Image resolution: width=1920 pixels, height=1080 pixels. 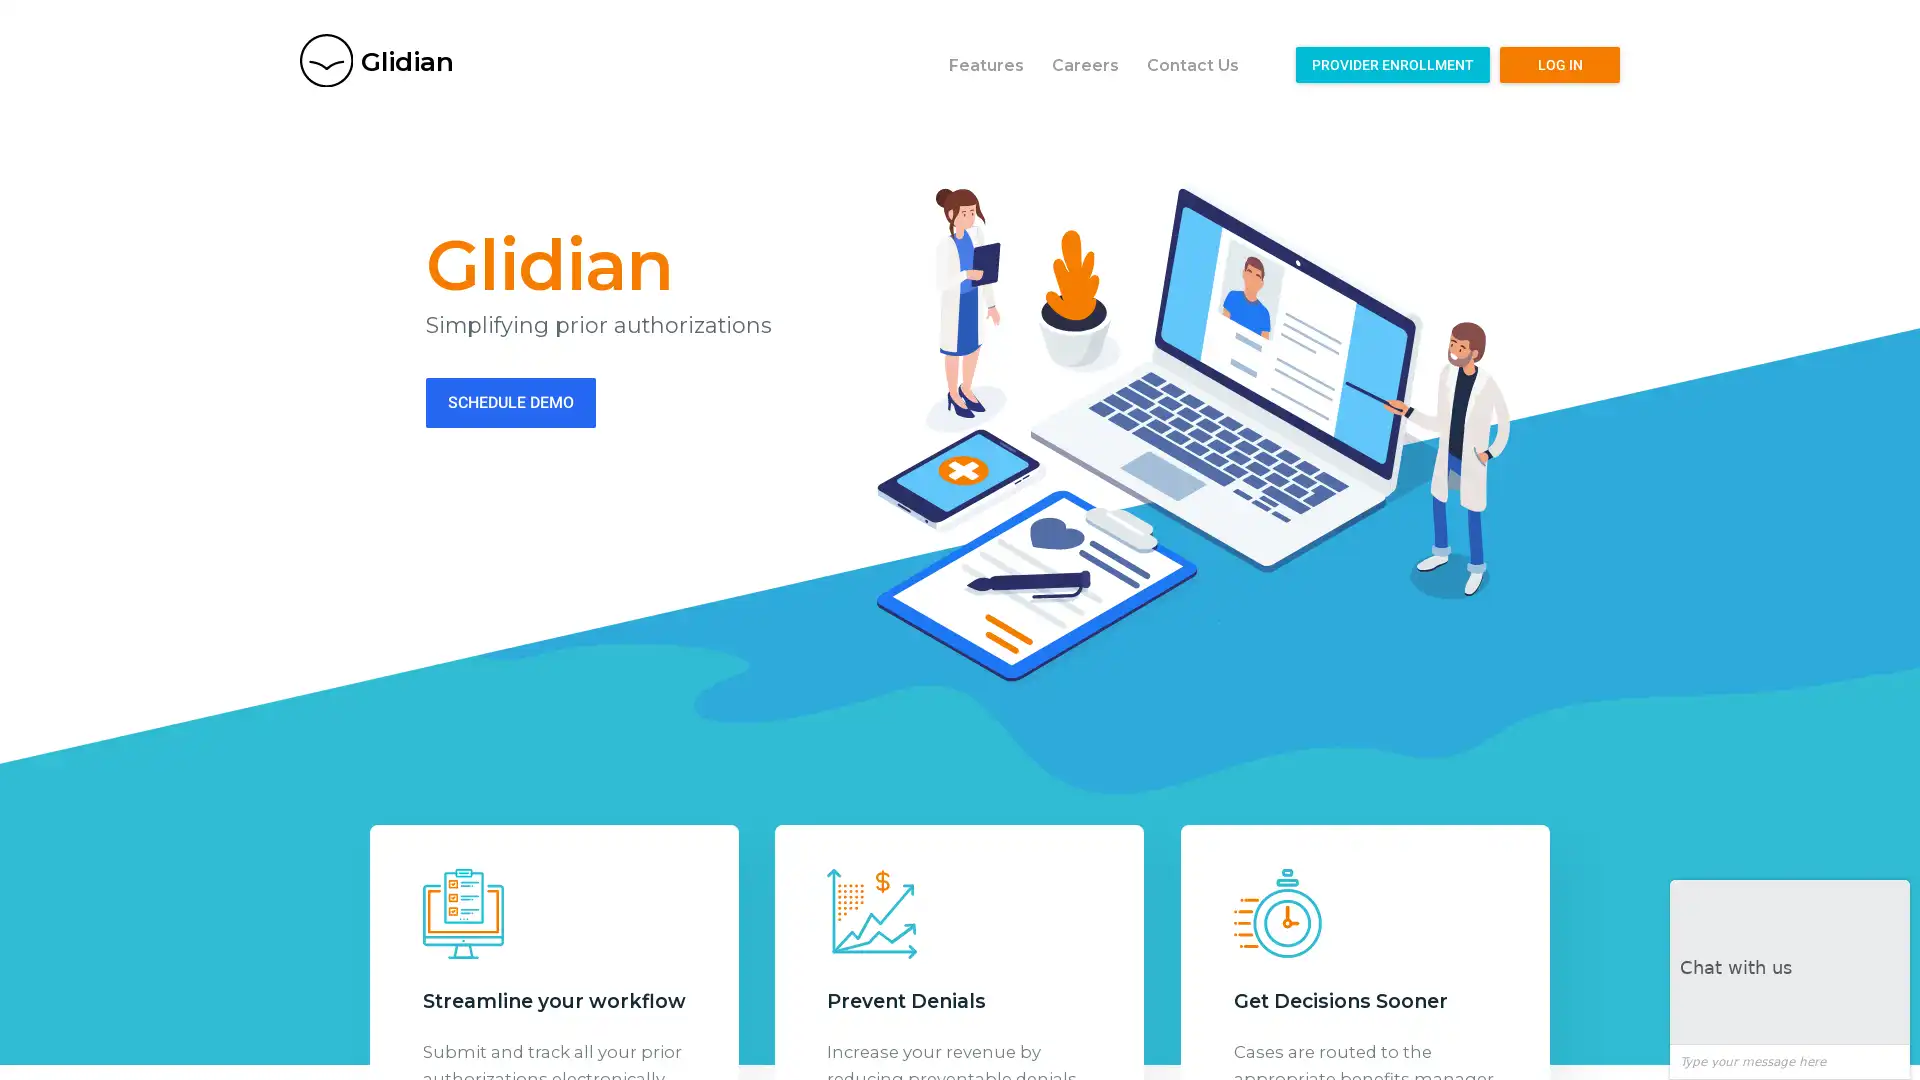 What do you see at coordinates (509, 401) in the screenshot?
I see `SCHEDULE DEMO` at bounding box center [509, 401].